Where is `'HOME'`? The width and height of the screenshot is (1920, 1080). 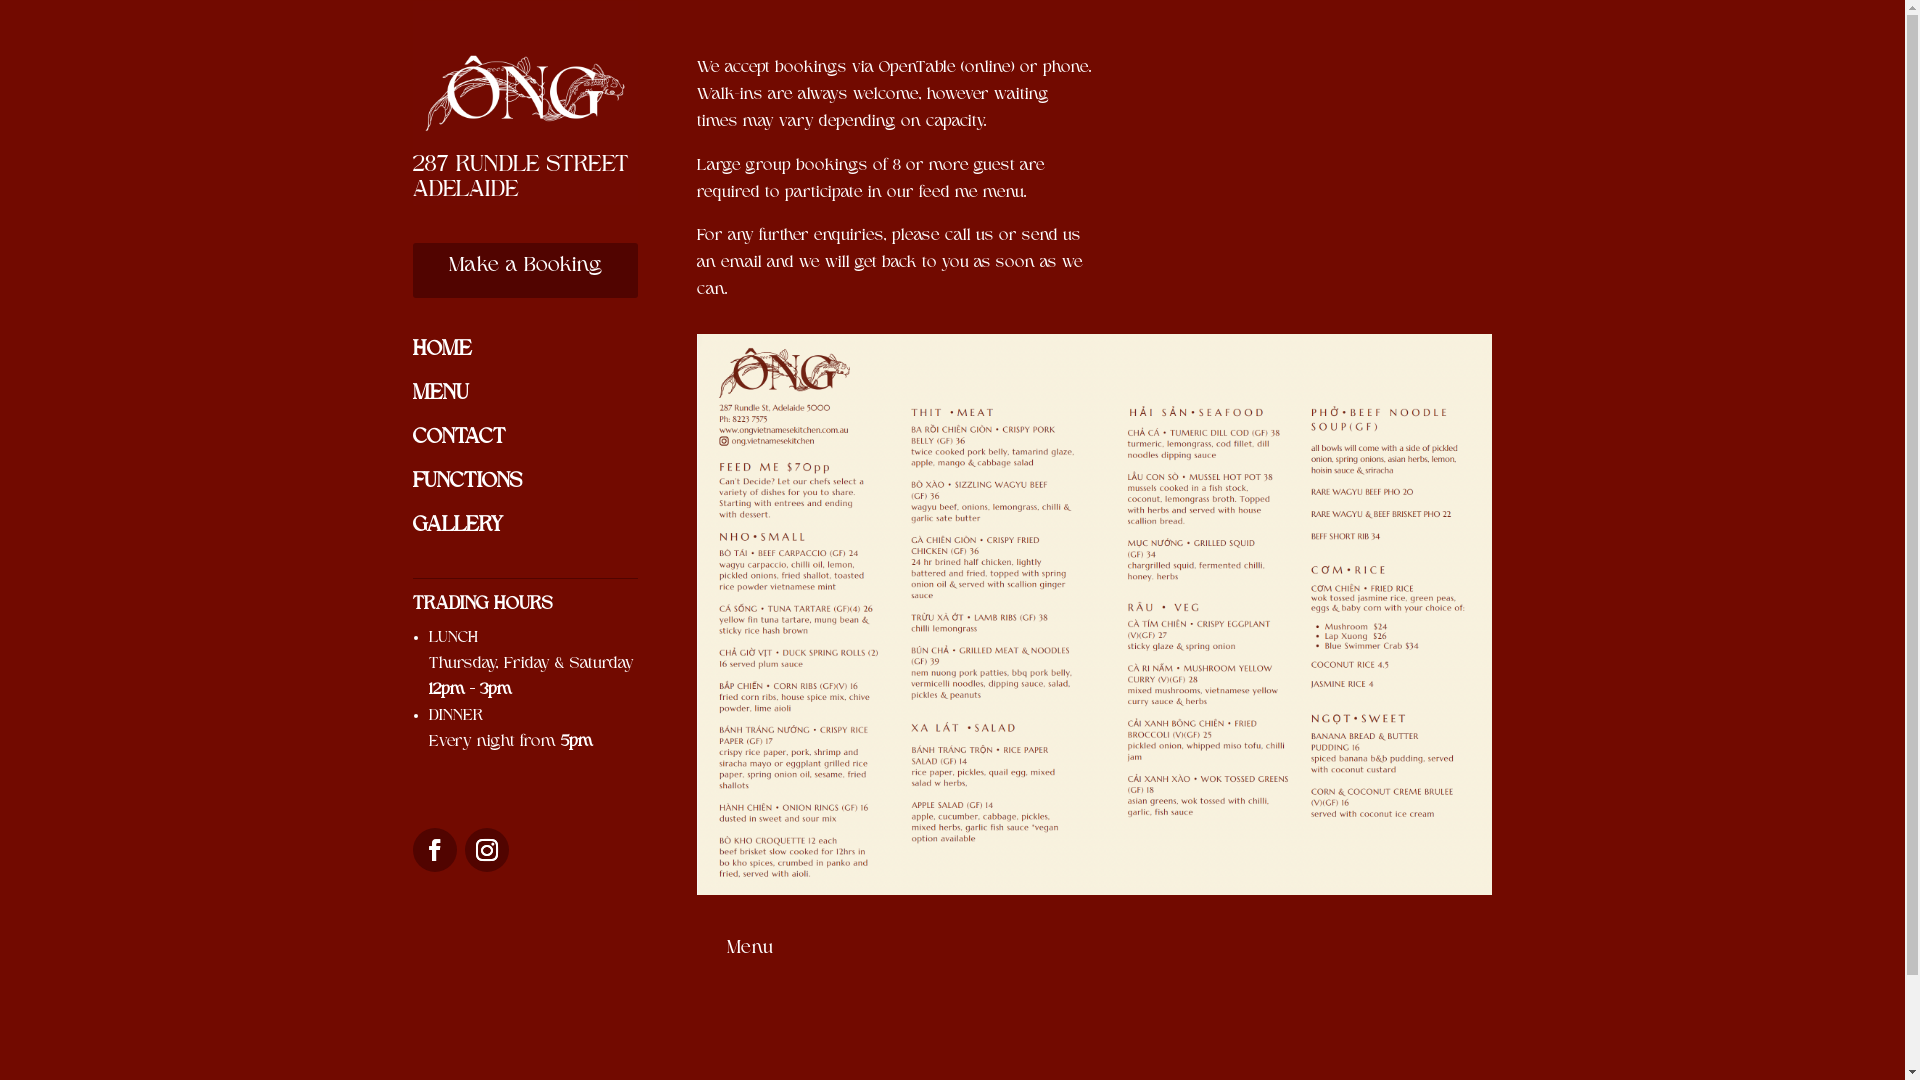
'HOME' is located at coordinates (411, 348).